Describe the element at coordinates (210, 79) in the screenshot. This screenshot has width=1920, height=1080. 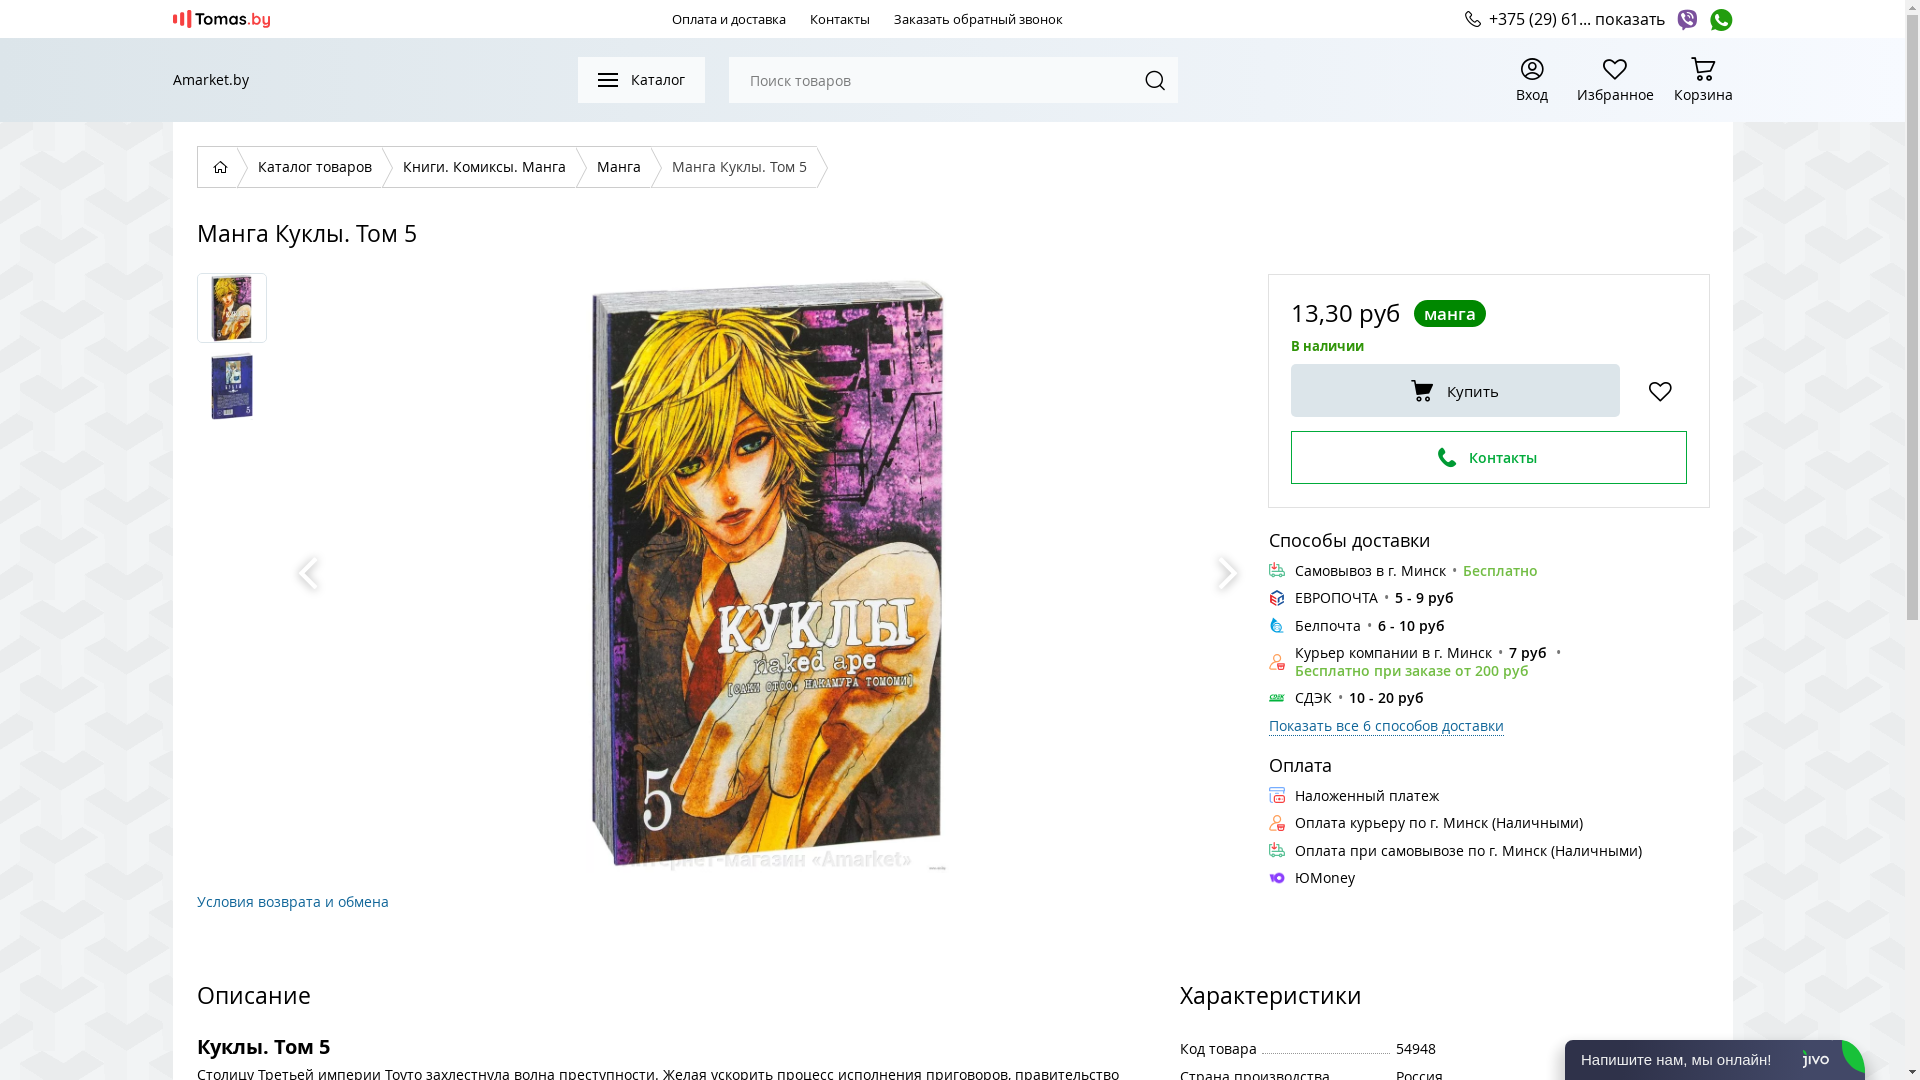
I see `'Amarket.by'` at that location.